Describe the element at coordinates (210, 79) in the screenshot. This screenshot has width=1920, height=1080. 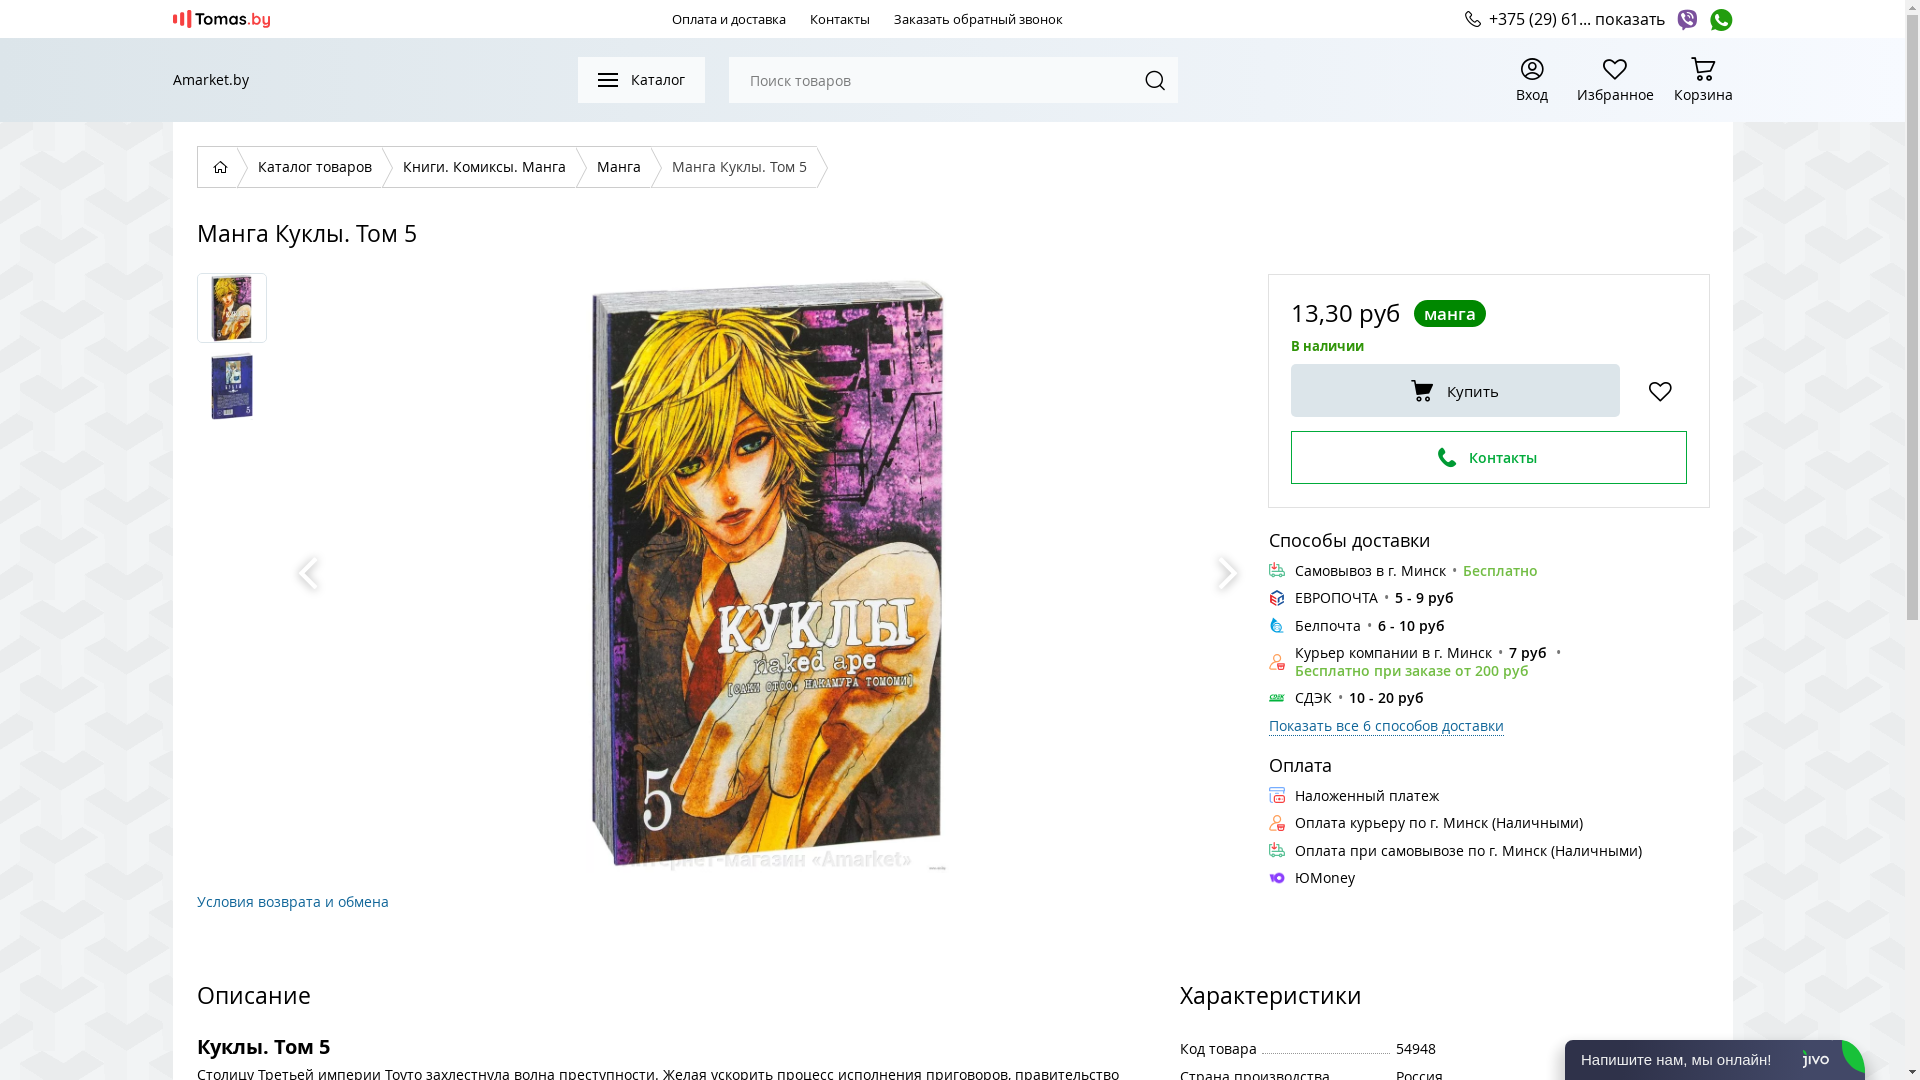
I see `'Amarket.by'` at that location.